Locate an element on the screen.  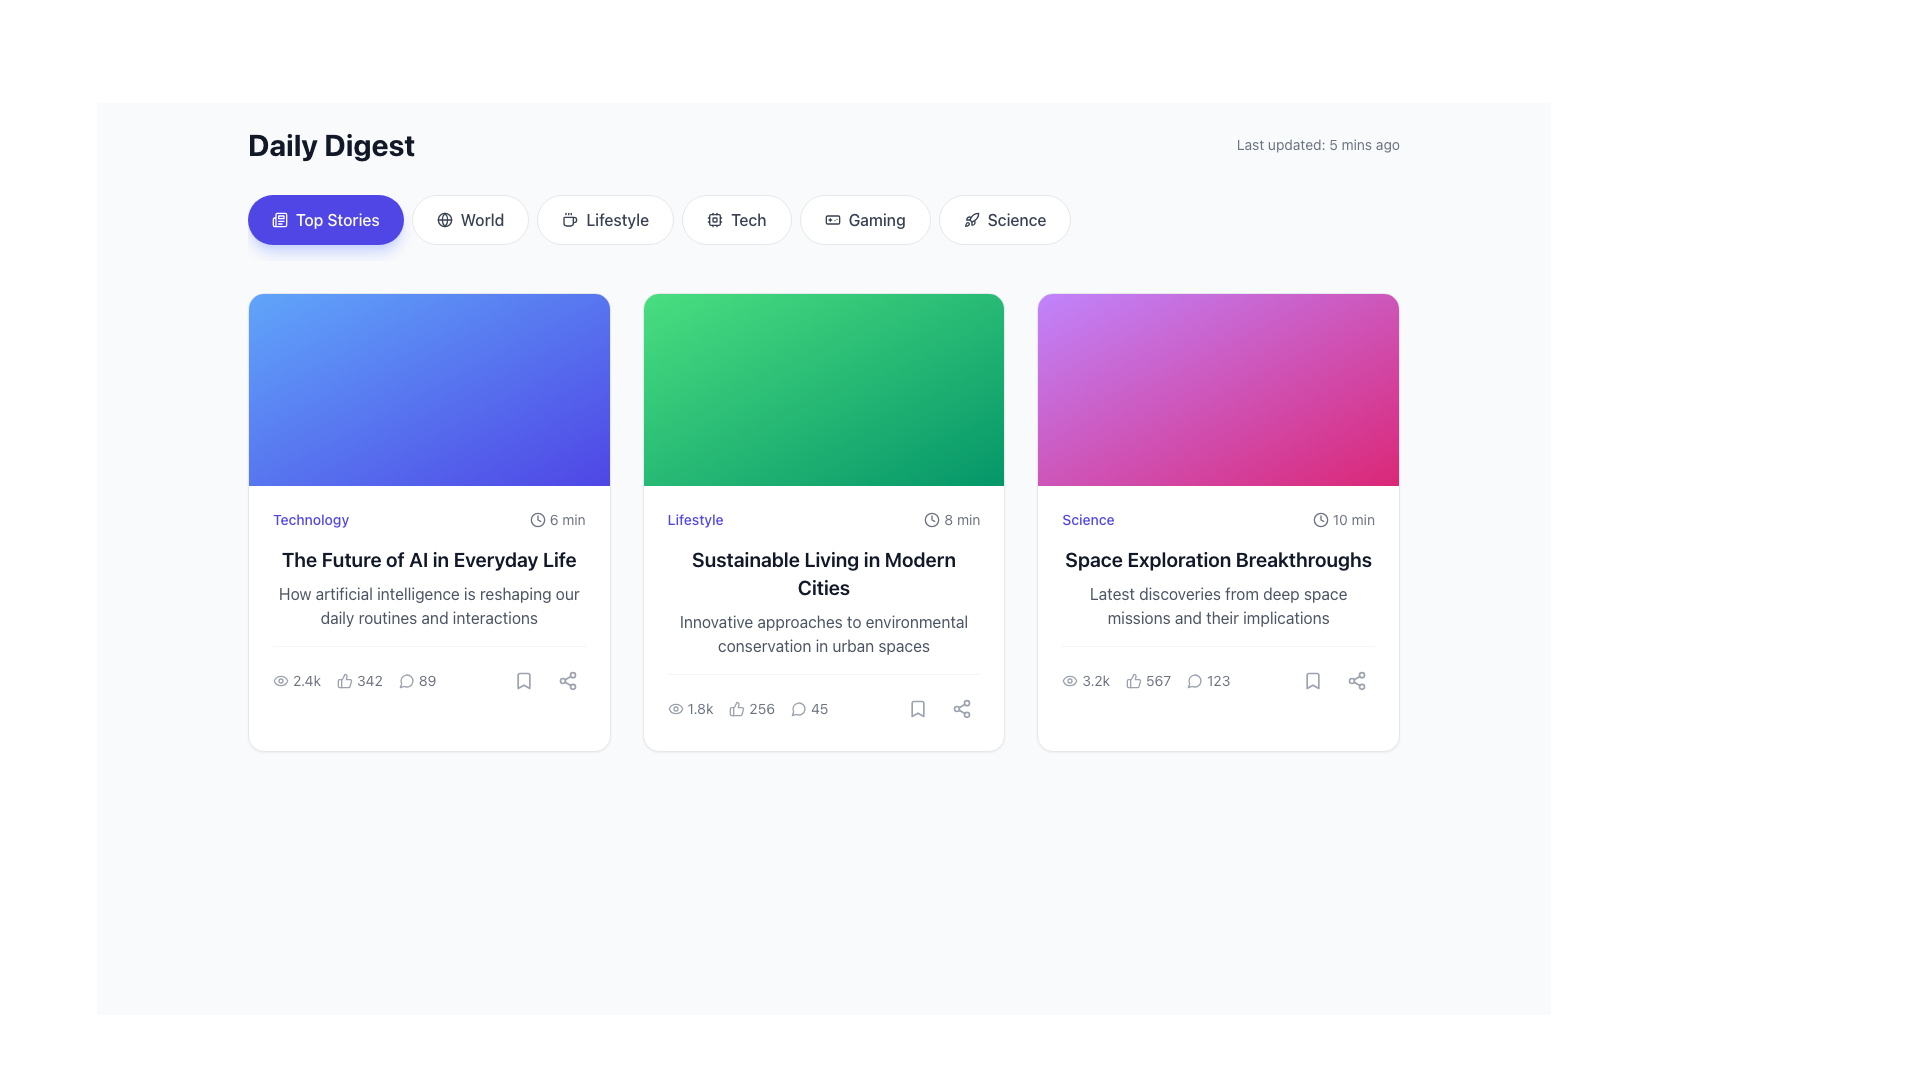
the share icon button located in the bottom-right corner of the third card titled 'Space Exploration Breakthroughs' is located at coordinates (1357, 680).